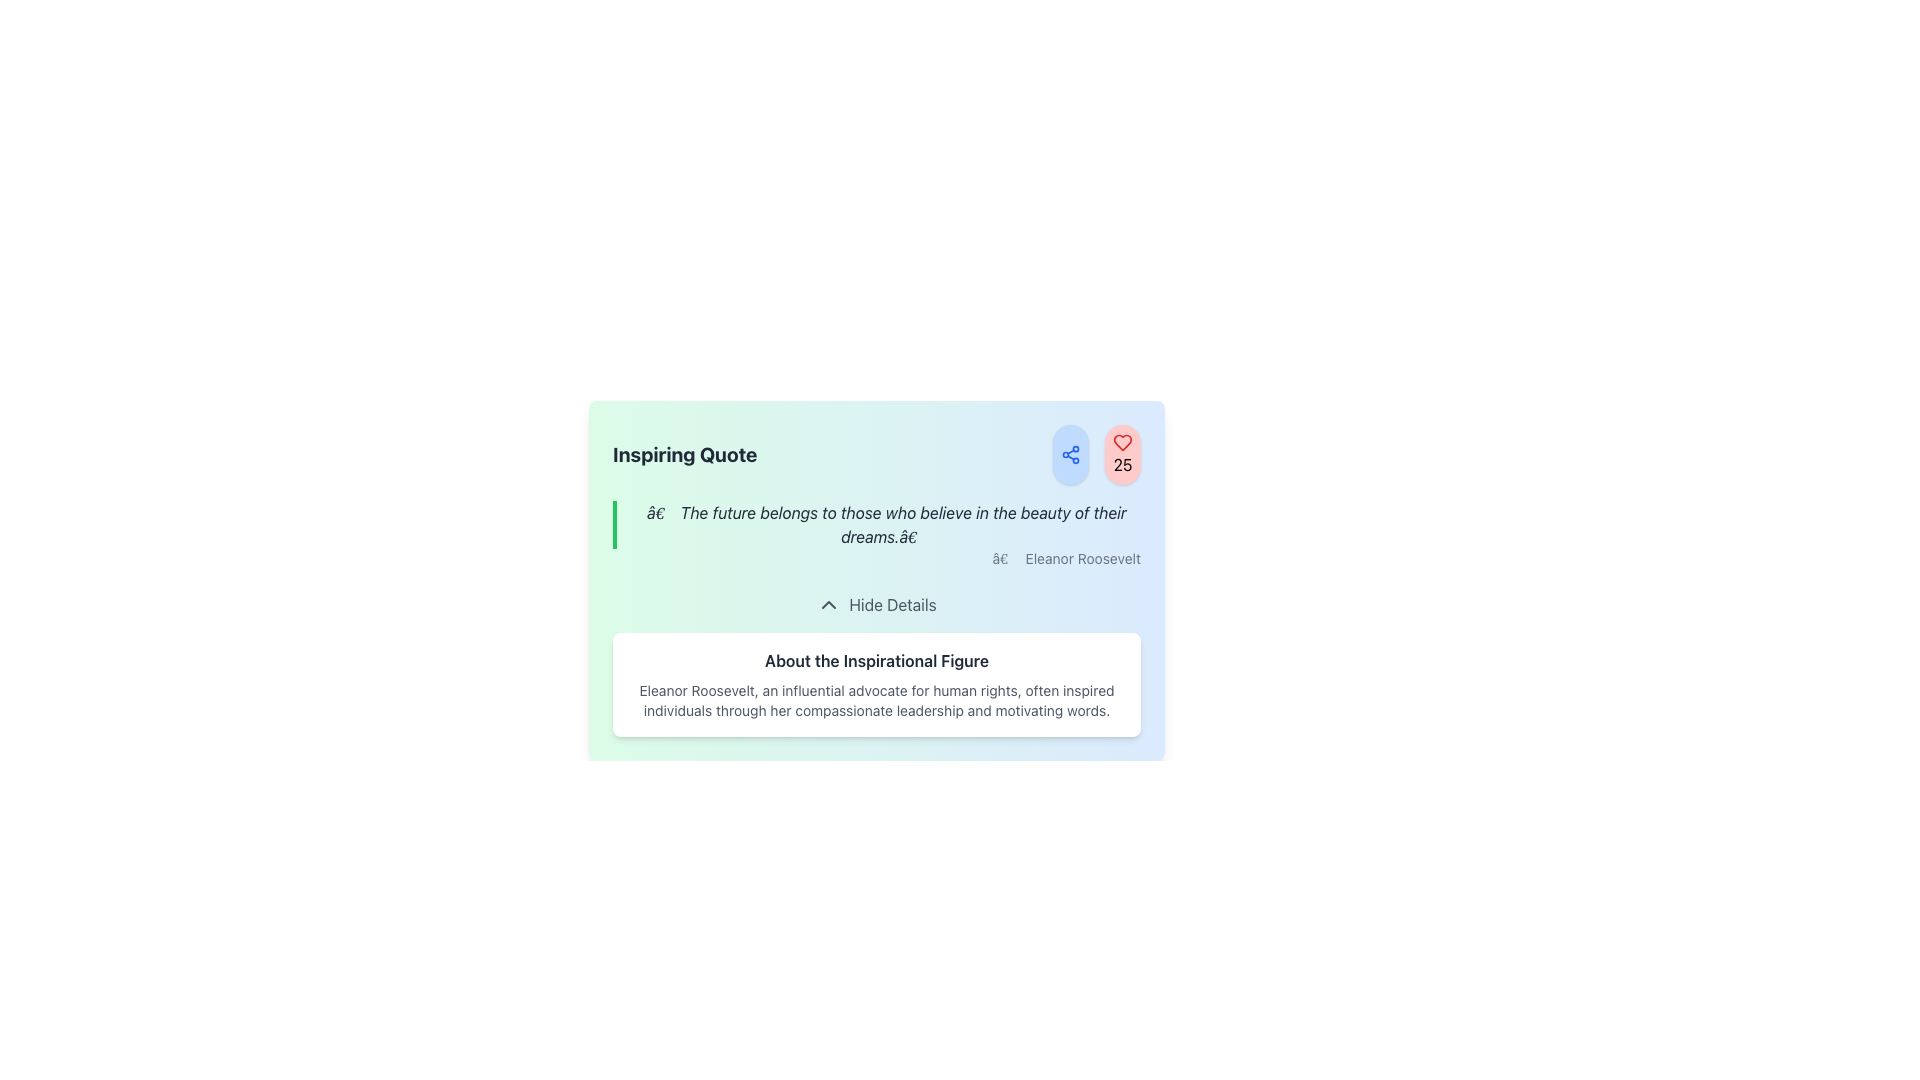 The image size is (1920, 1080). Describe the element at coordinates (1069, 455) in the screenshot. I see `the share button located at the top right corner of the card layout` at that location.